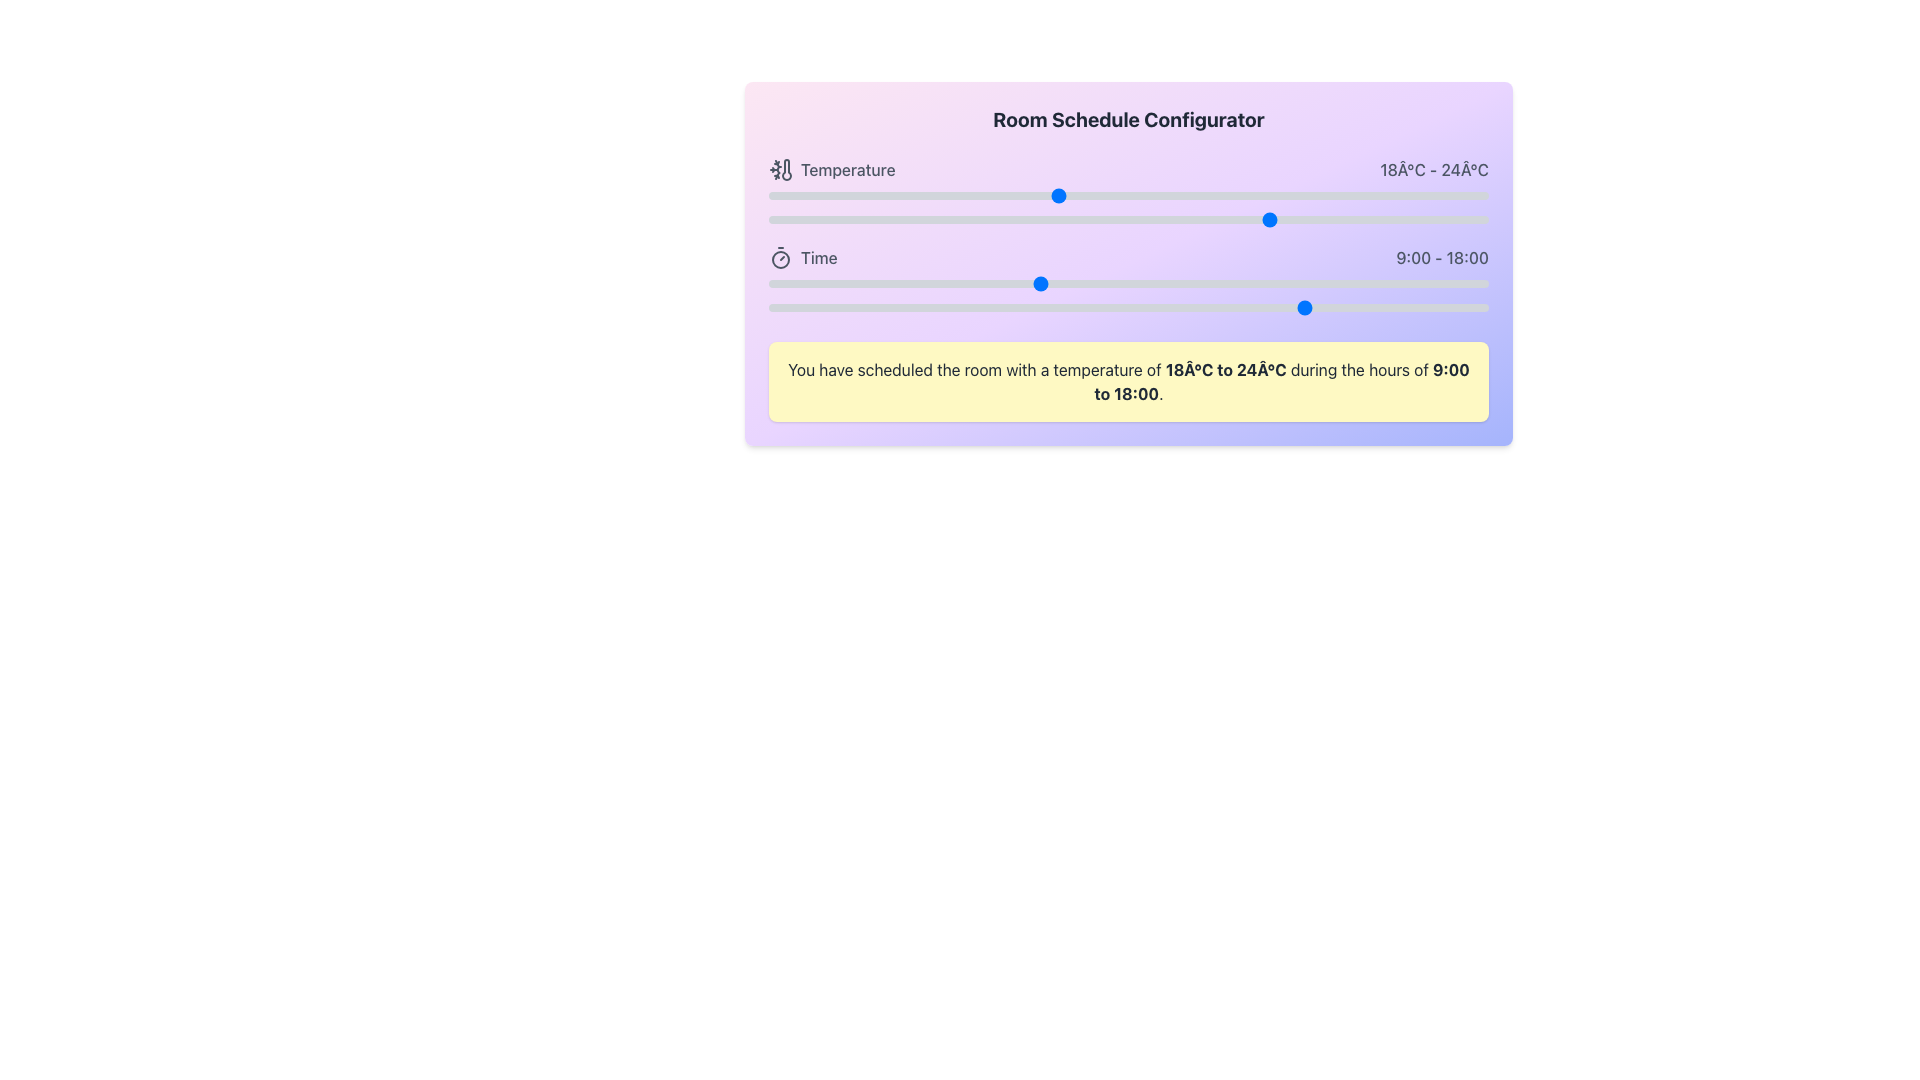  Describe the element at coordinates (780, 168) in the screenshot. I see `the thermometer icon with a snowflake overlay located at the top-left section of the temperature settings component` at that location.